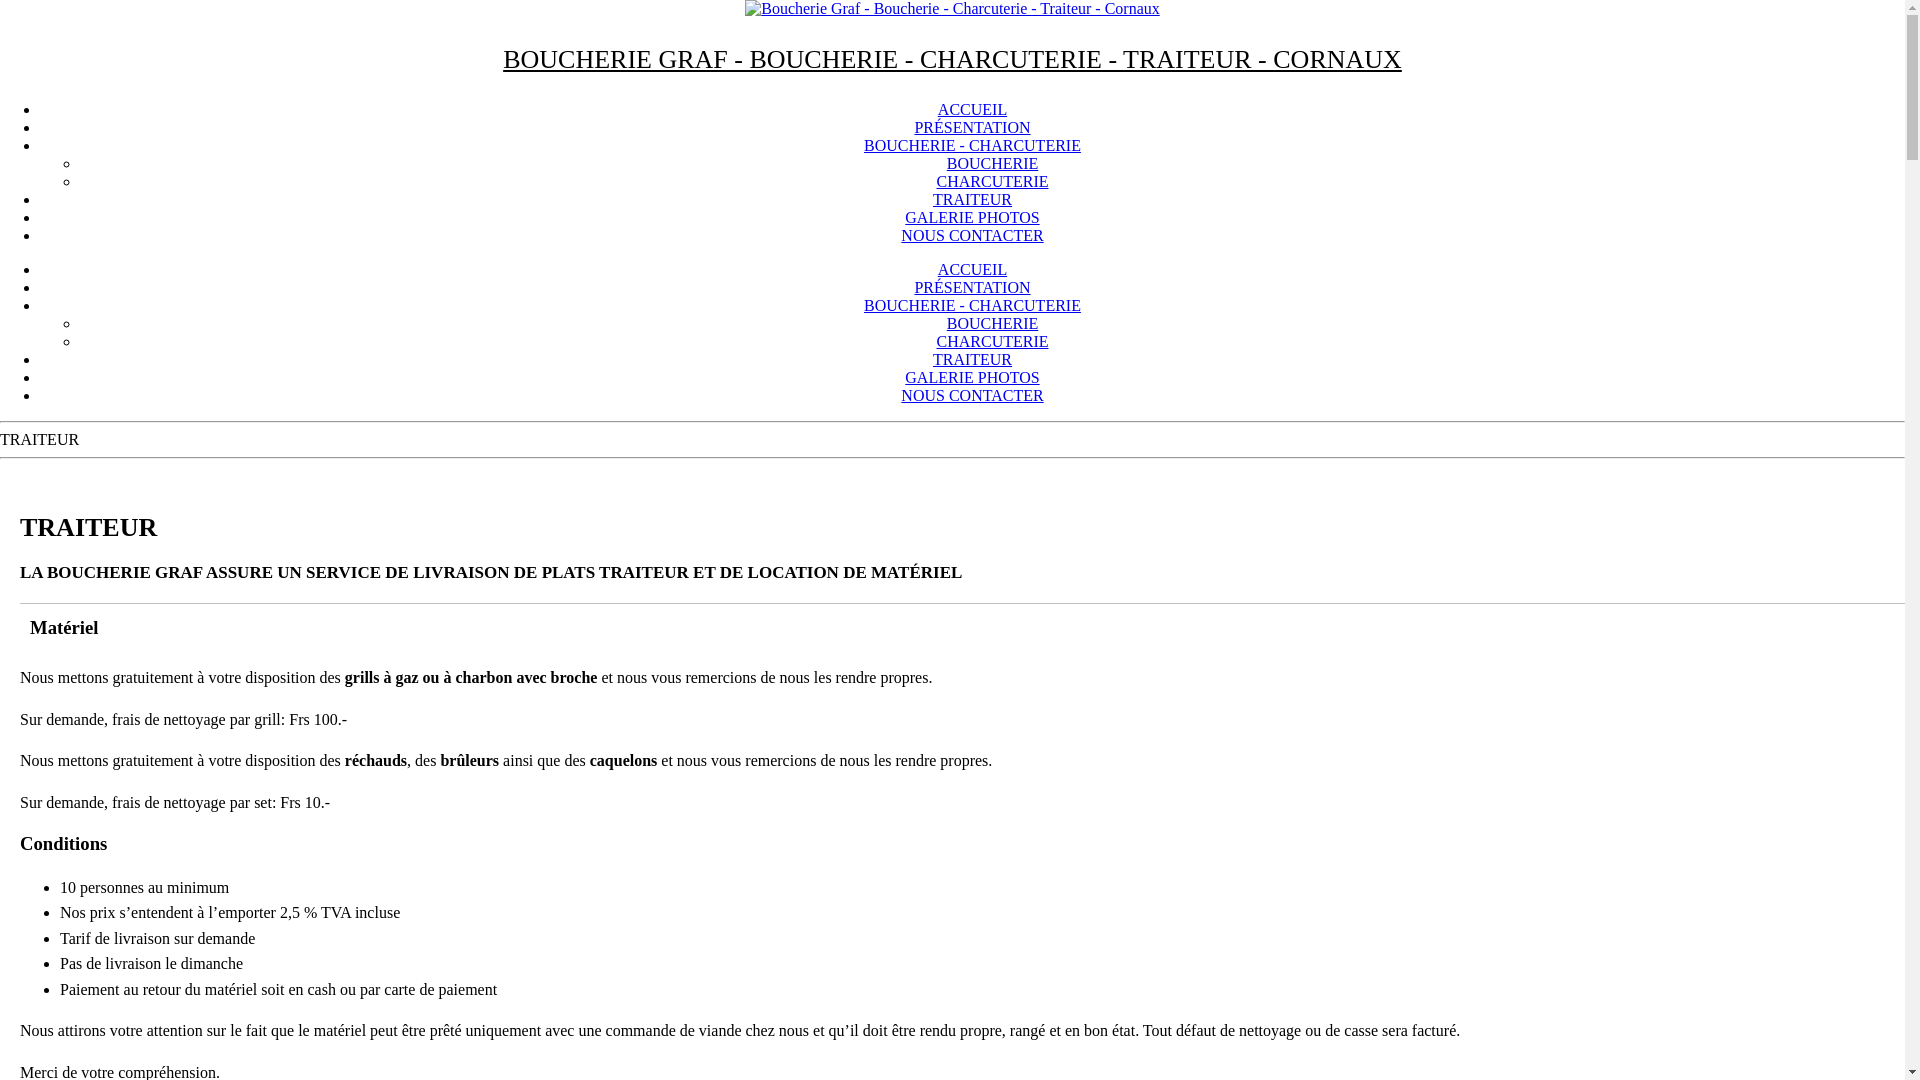  I want to click on 'BOUCHERIE', so click(993, 162).